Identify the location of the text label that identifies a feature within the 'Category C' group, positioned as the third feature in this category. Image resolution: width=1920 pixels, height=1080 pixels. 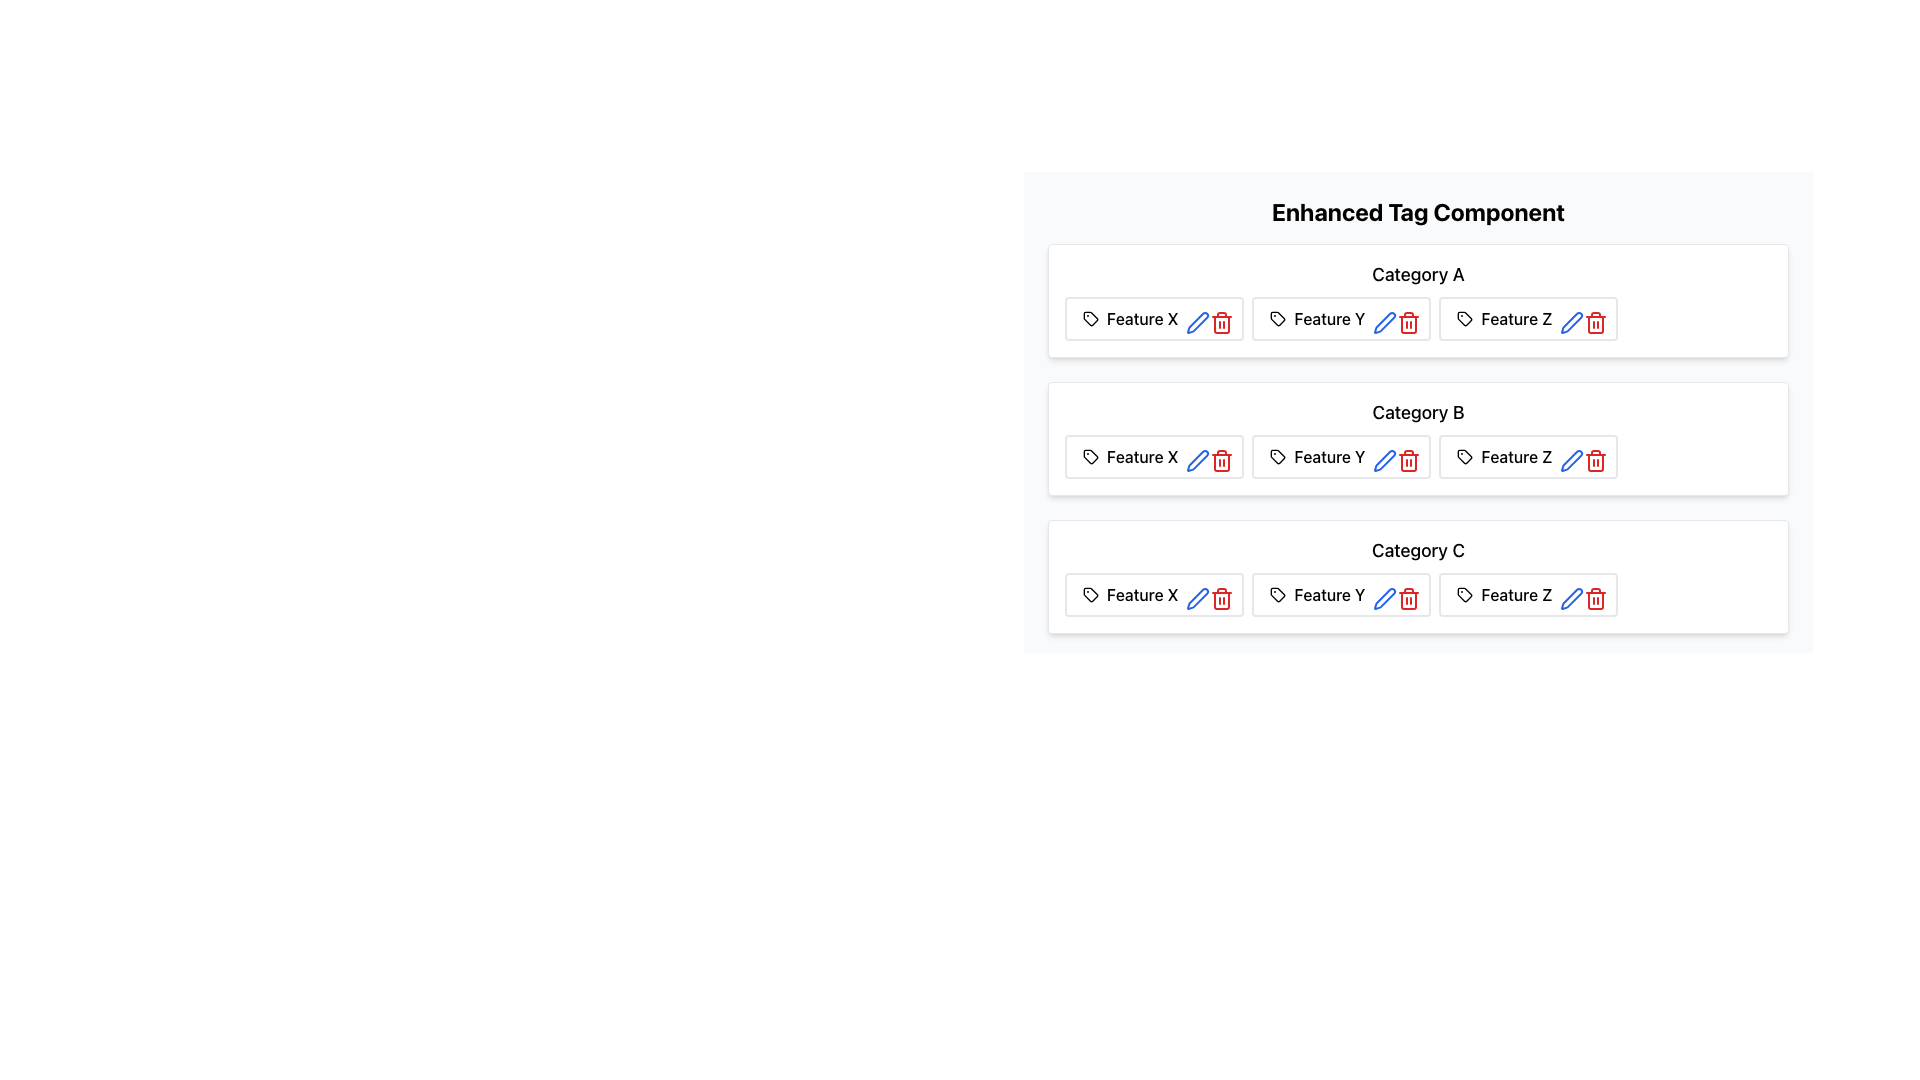
(1516, 593).